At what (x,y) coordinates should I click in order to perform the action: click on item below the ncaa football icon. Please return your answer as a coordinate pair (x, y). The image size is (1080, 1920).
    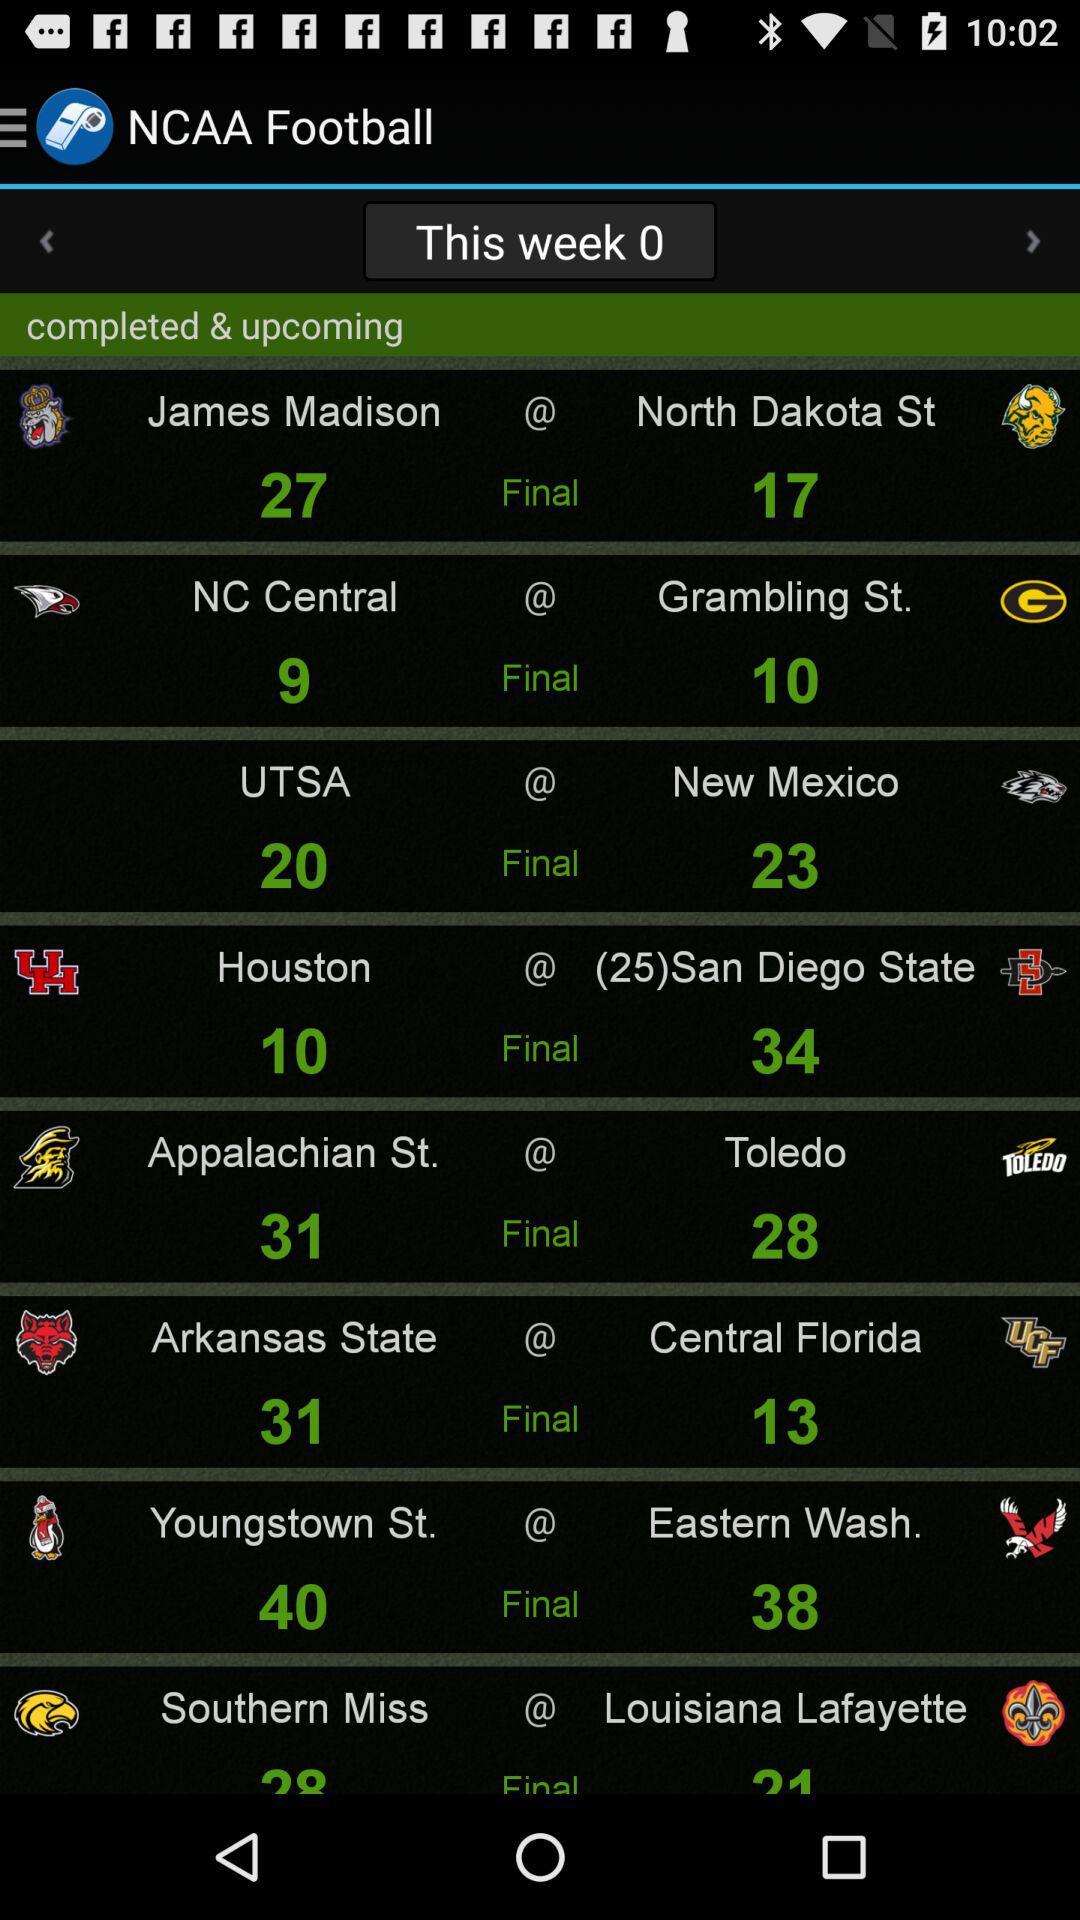
    Looking at the image, I should click on (540, 240).